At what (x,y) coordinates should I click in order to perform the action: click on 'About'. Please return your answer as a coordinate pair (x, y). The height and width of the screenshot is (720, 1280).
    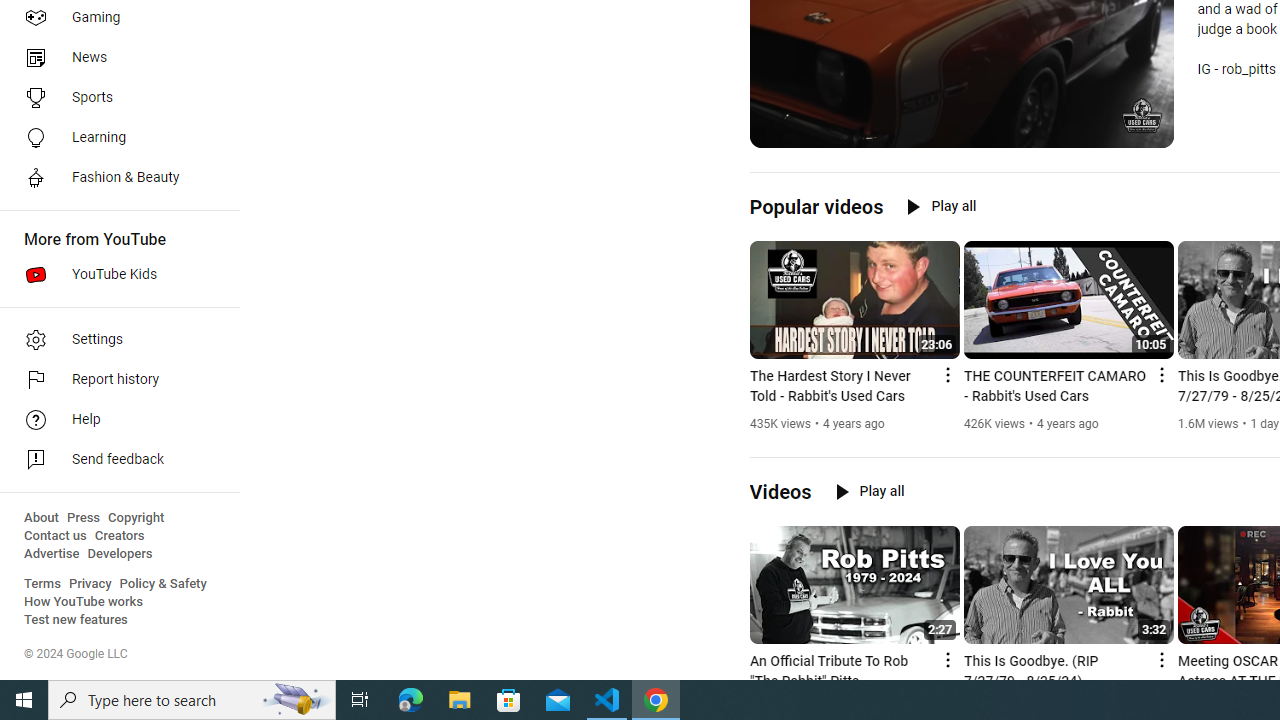
    Looking at the image, I should click on (41, 517).